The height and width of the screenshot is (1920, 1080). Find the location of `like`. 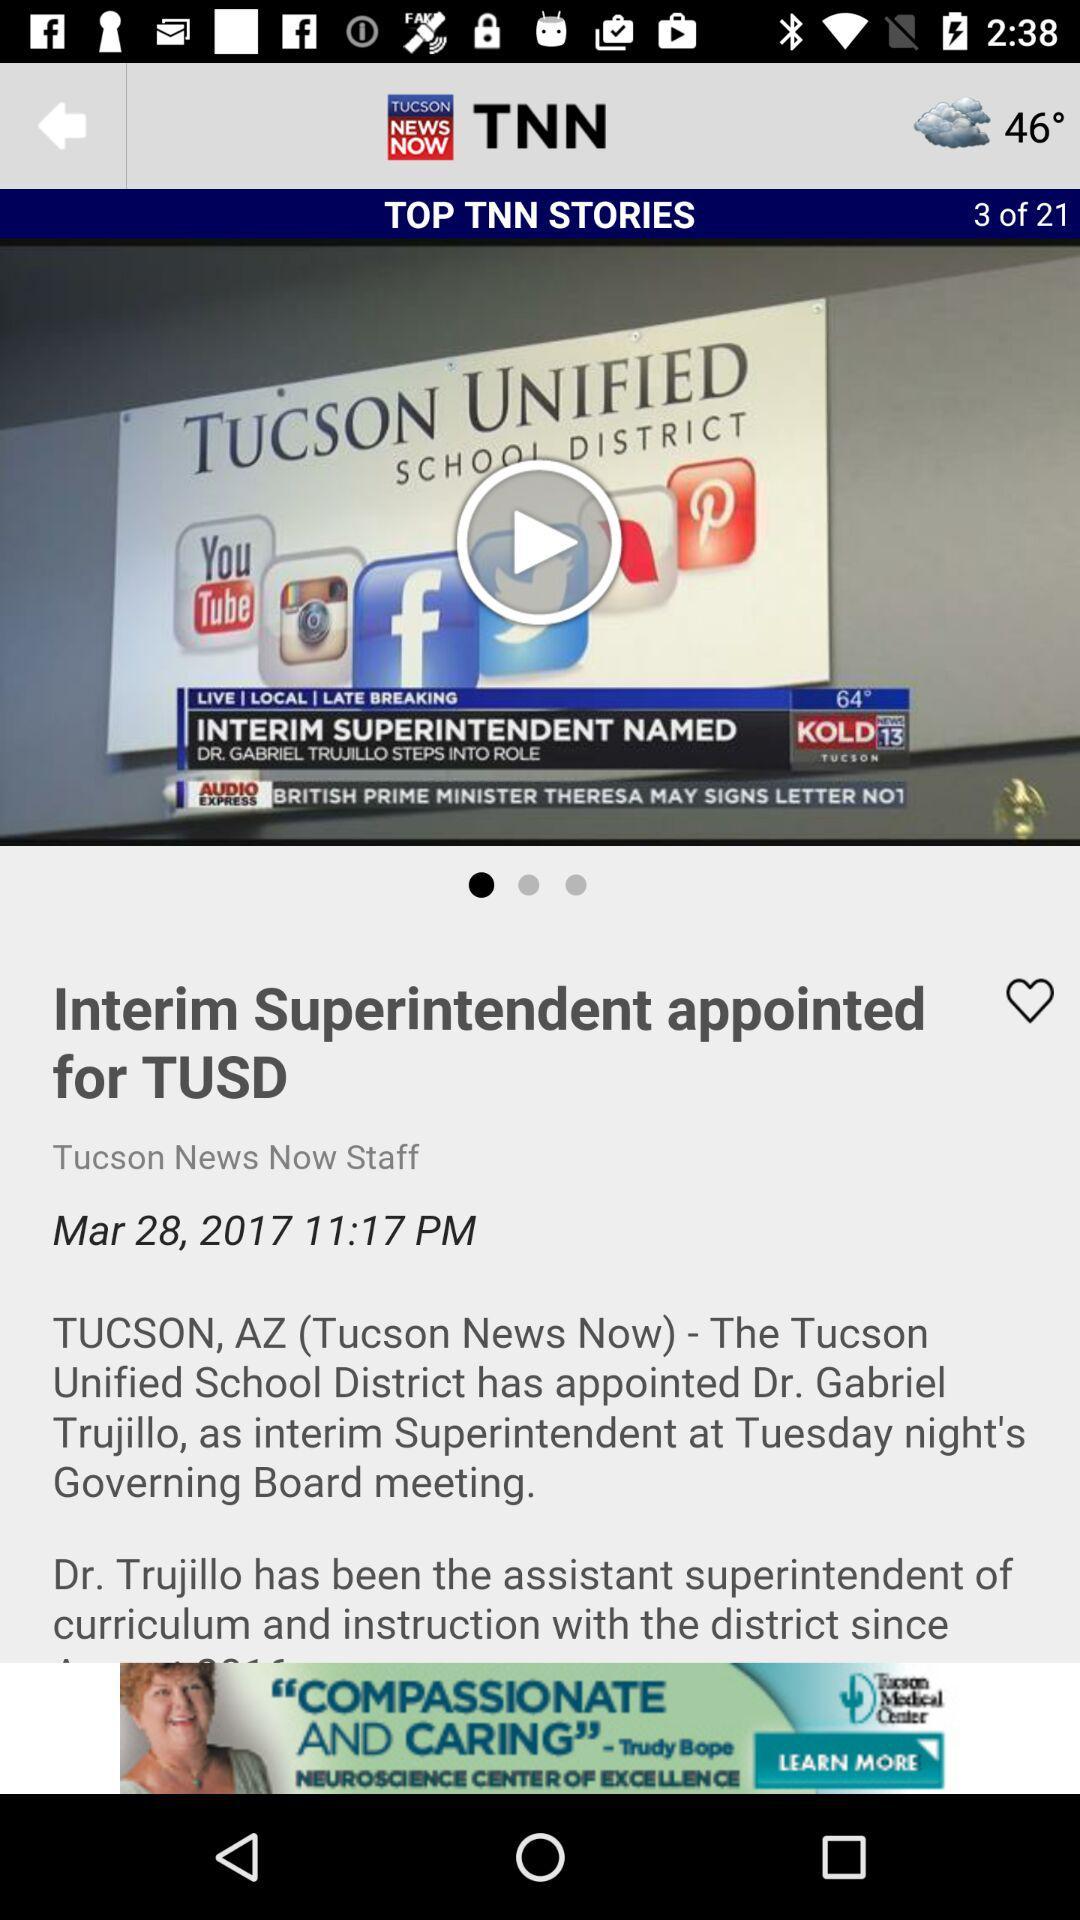

like is located at coordinates (1017, 1000).